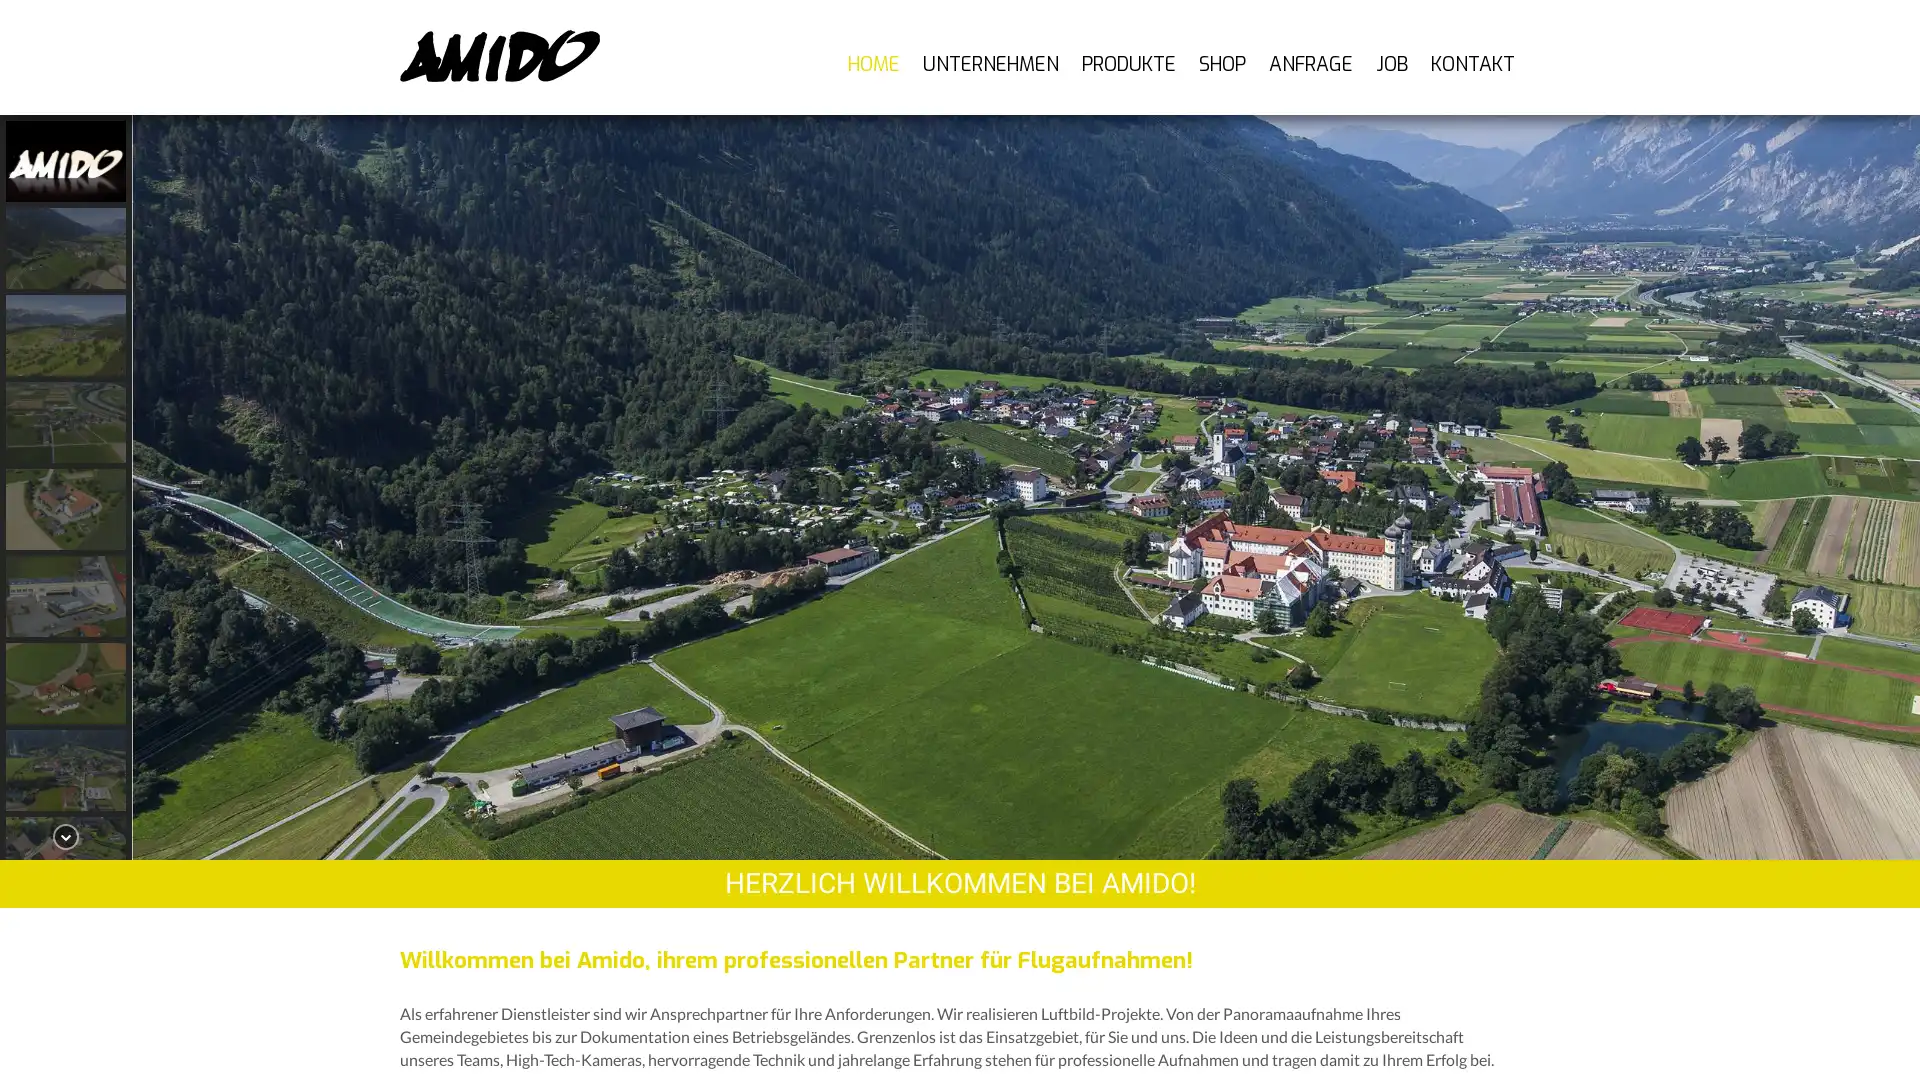 The height and width of the screenshot is (1080, 1920). Describe the element at coordinates (66, 595) in the screenshot. I see `Thumbnail 5` at that location.